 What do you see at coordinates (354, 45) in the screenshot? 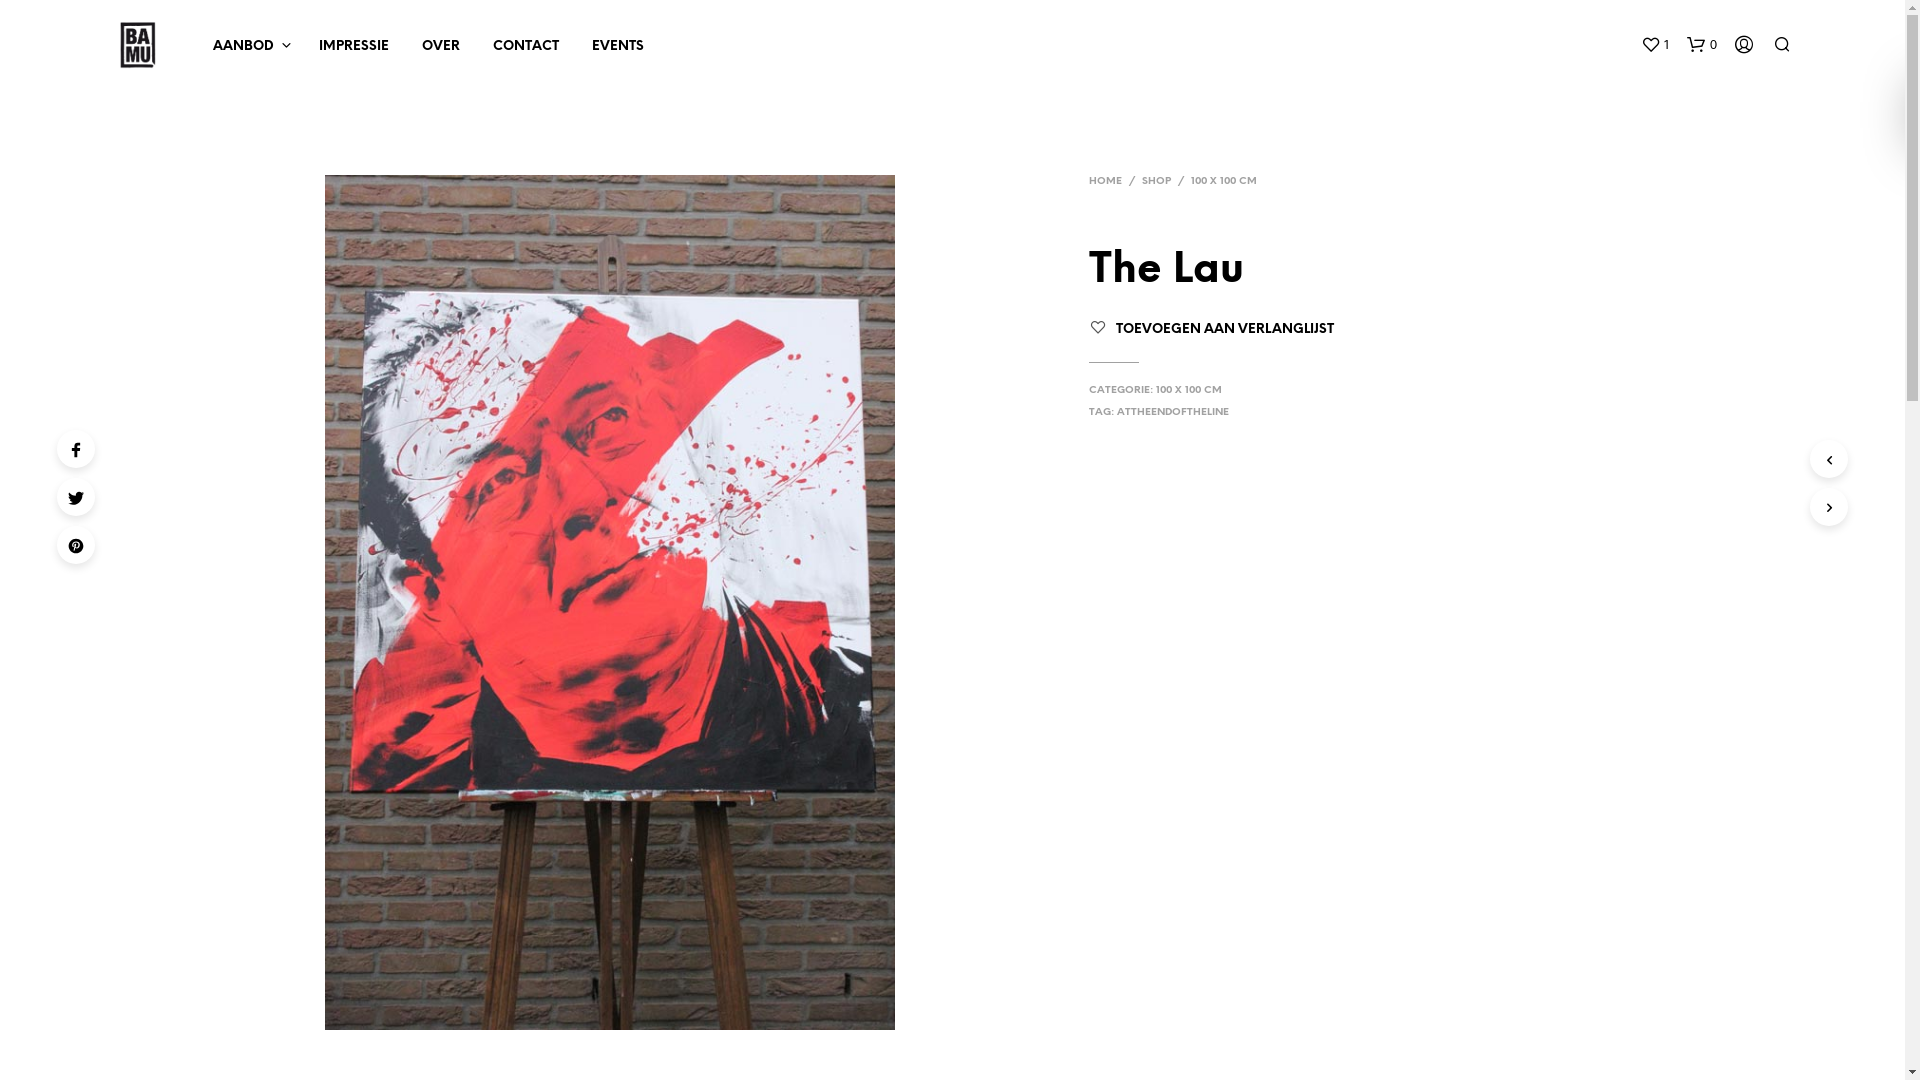
I see `'IMPRESSIE'` at bounding box center [354, 45].